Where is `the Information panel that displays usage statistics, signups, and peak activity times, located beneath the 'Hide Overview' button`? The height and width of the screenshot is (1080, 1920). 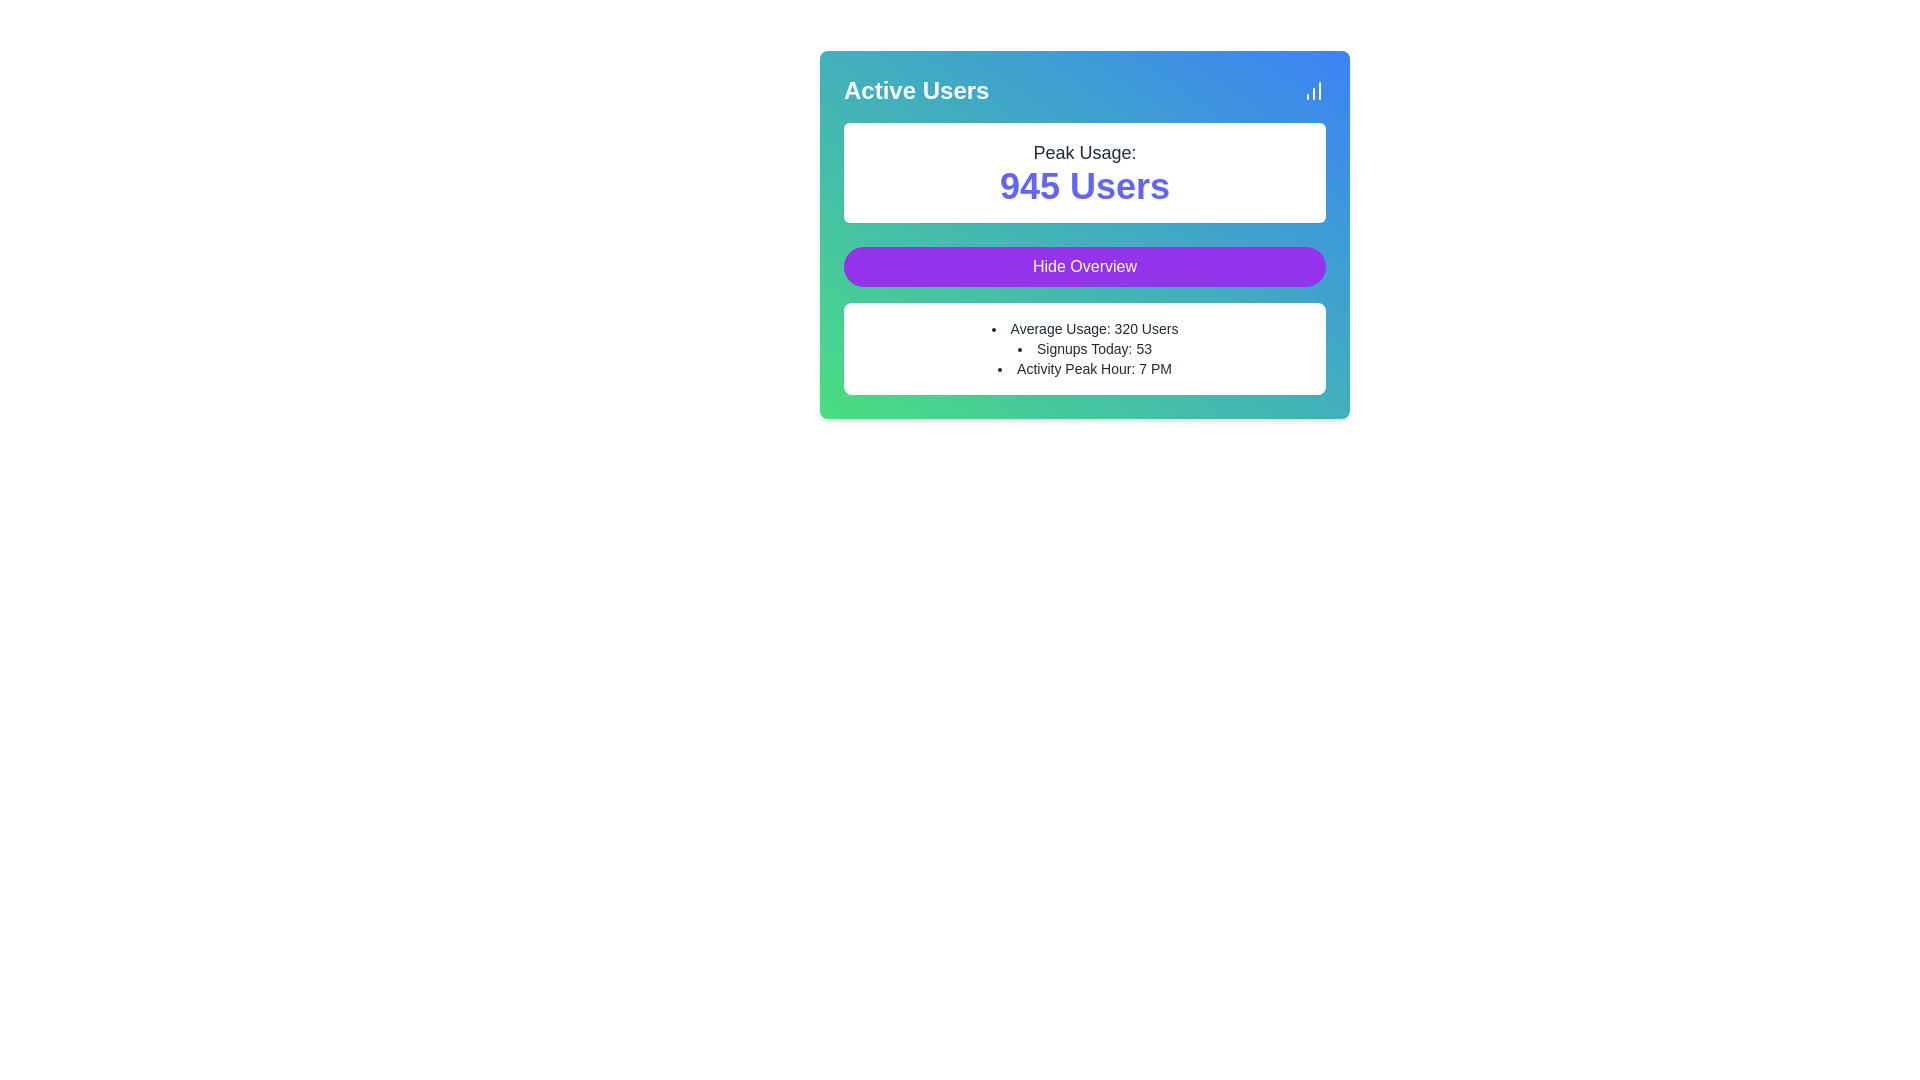 the Information panel that displays usage statistics, signups, and peak activity times, located beneath the 'Hide Overview' button is located at coordinates (1083, 347).